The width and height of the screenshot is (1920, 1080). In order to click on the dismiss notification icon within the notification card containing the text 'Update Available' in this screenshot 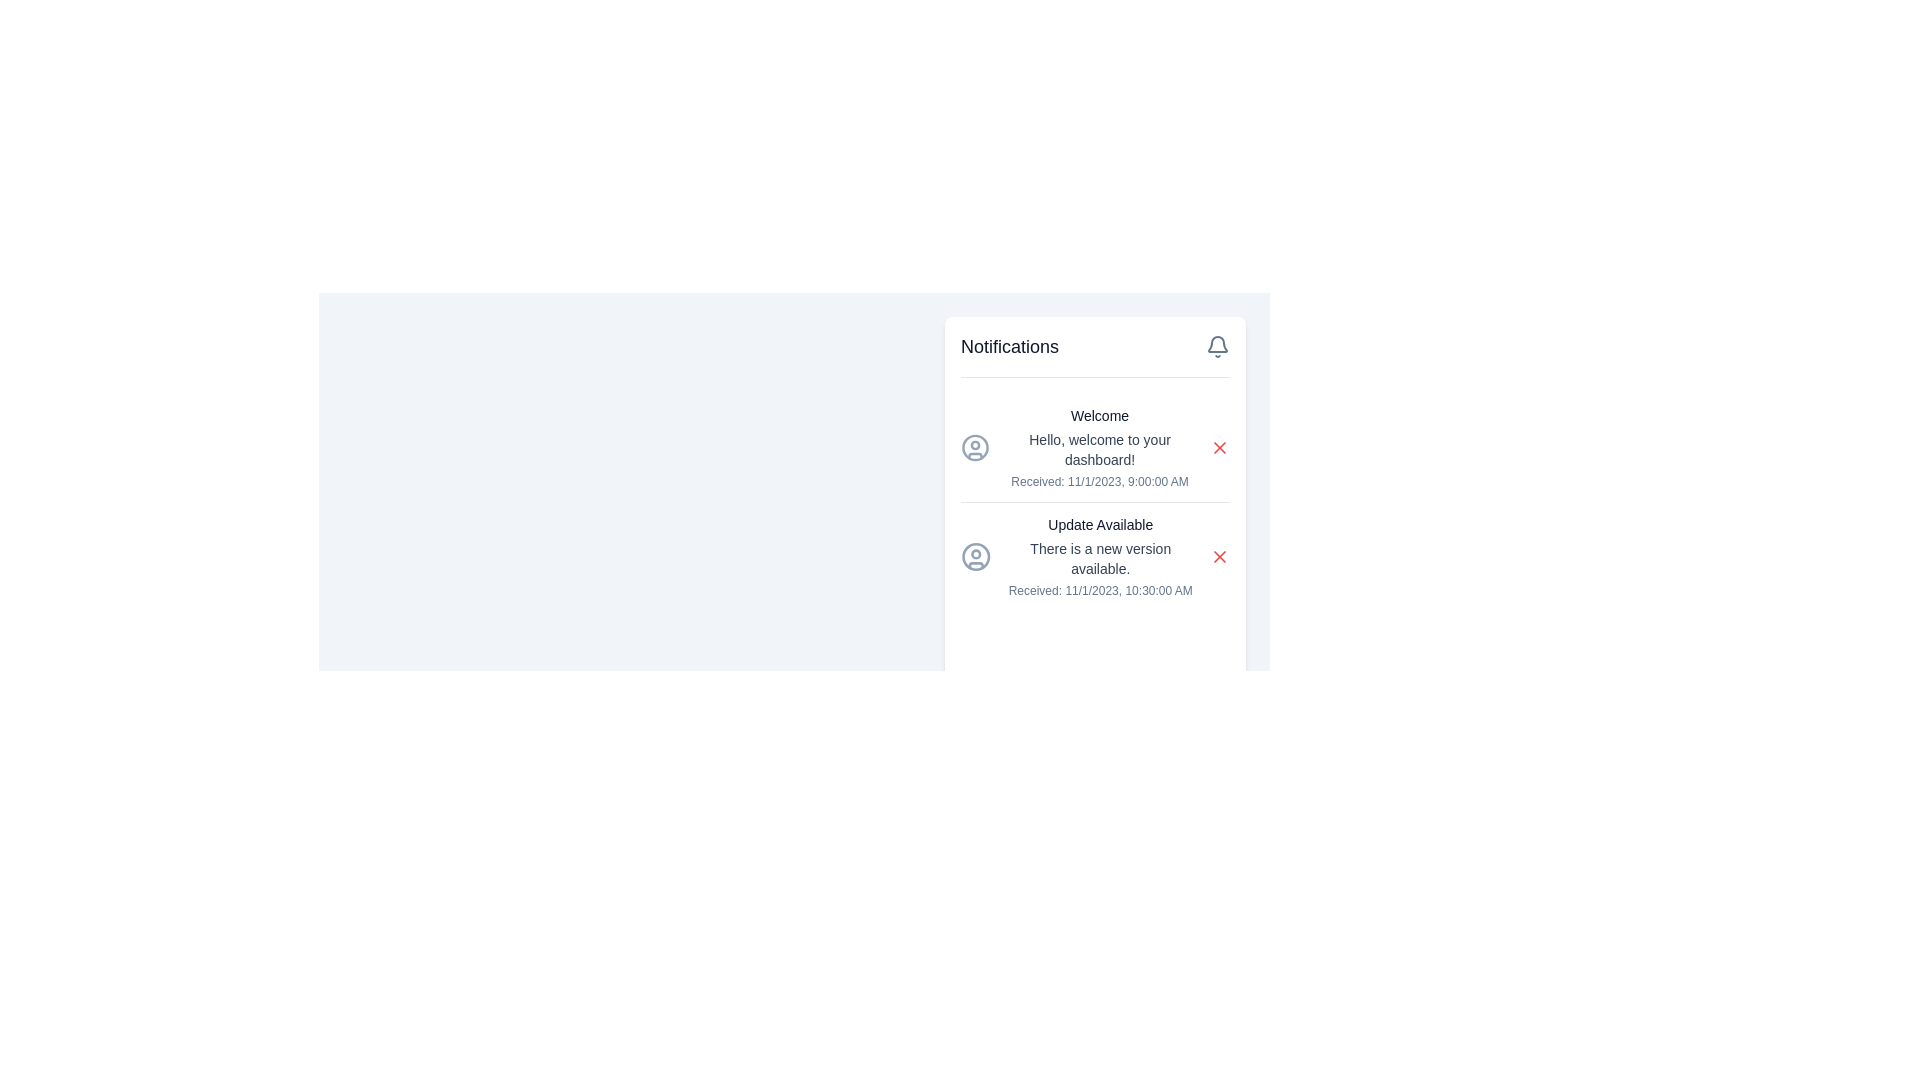, I will do `click(1218, 556)`.